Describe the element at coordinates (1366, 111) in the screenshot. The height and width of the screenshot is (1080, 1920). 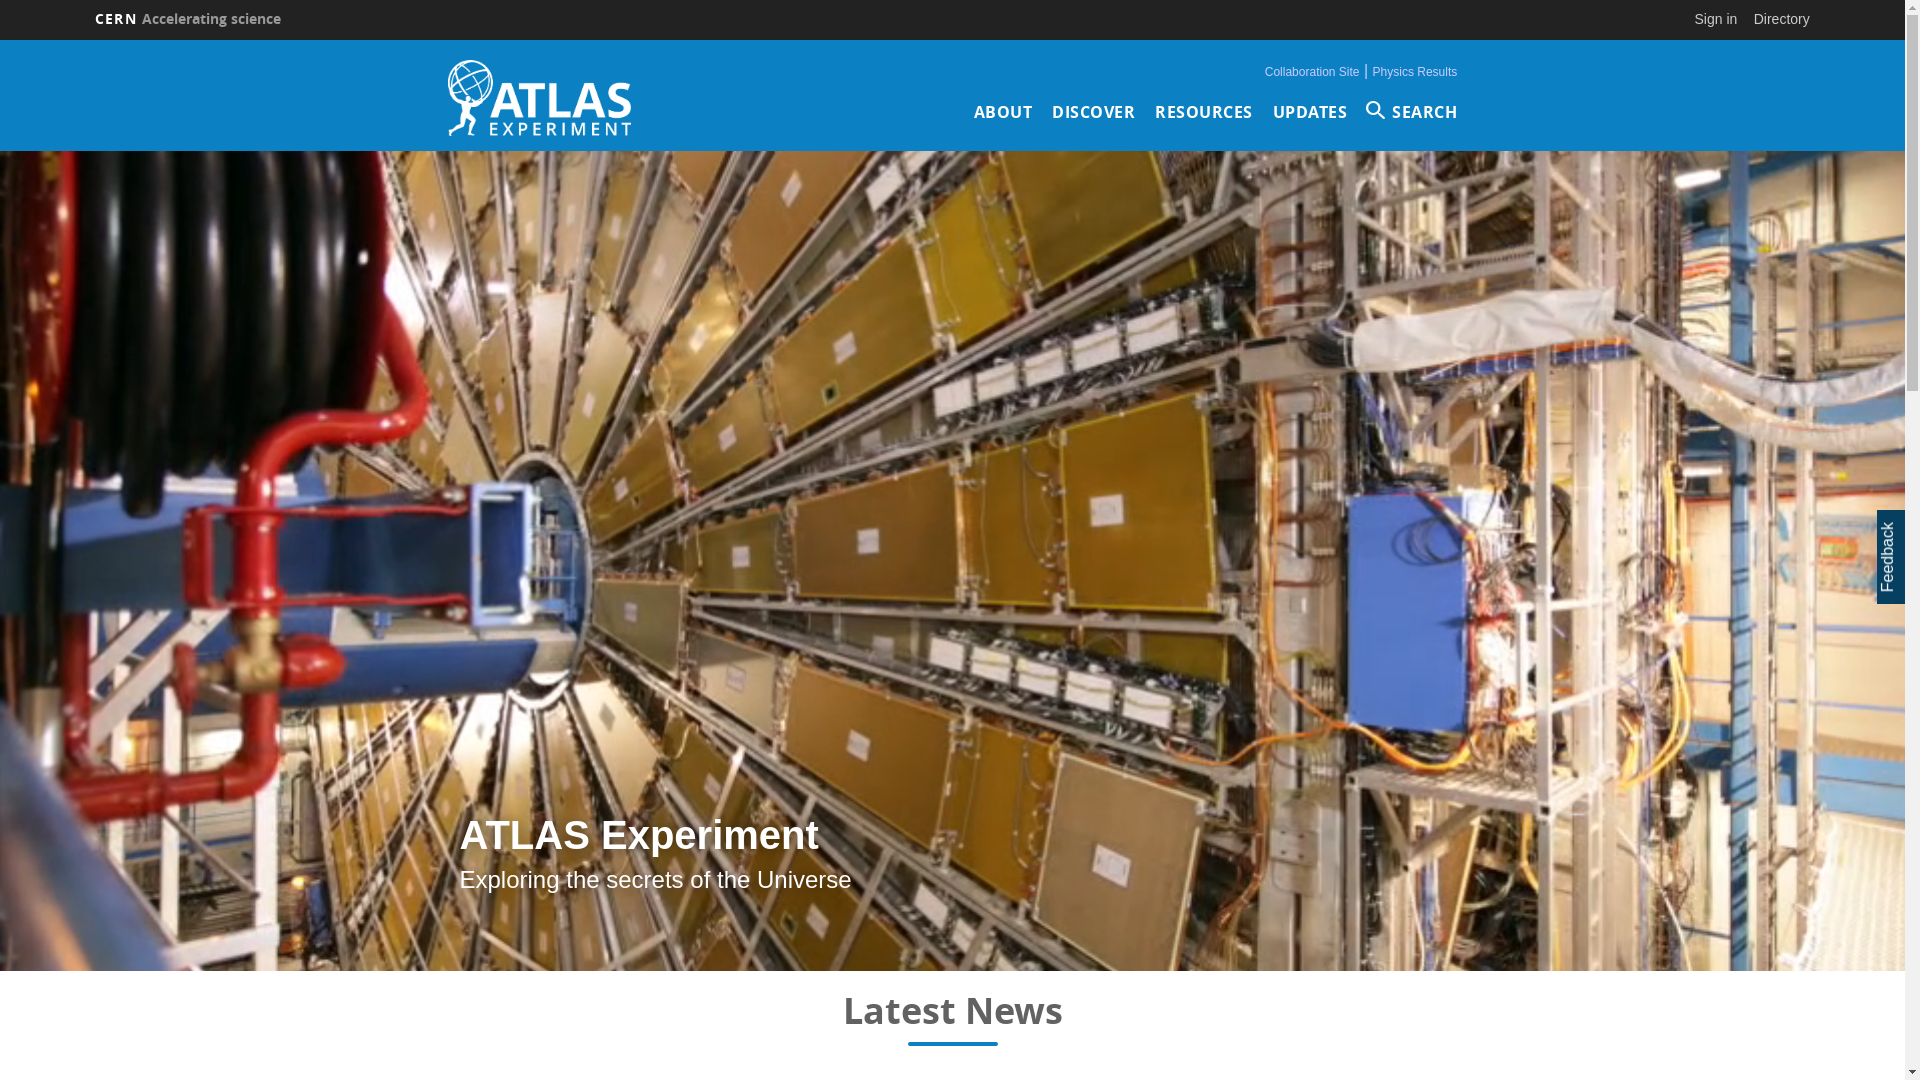
I see `'SEARCH'` at that location.